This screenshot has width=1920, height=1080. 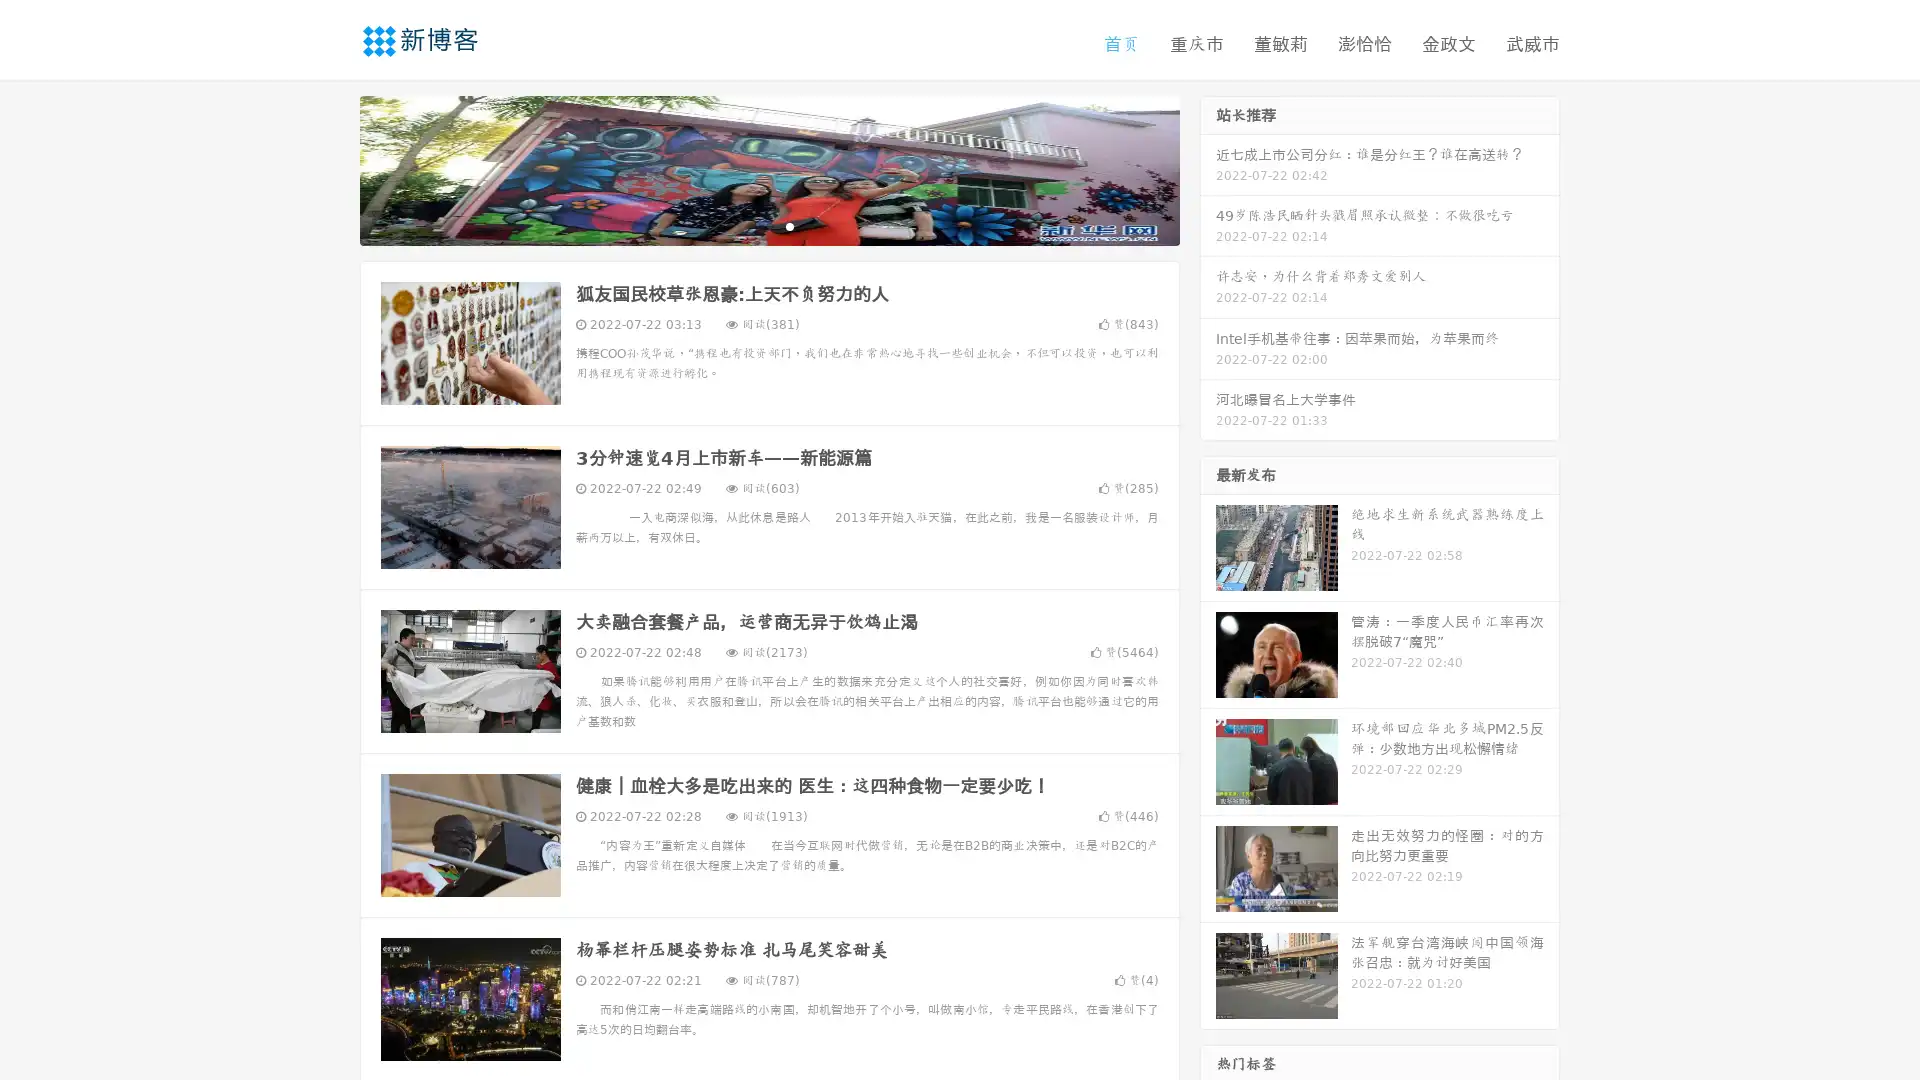 I want to click on Next slide, so click(x=1208, y=168).